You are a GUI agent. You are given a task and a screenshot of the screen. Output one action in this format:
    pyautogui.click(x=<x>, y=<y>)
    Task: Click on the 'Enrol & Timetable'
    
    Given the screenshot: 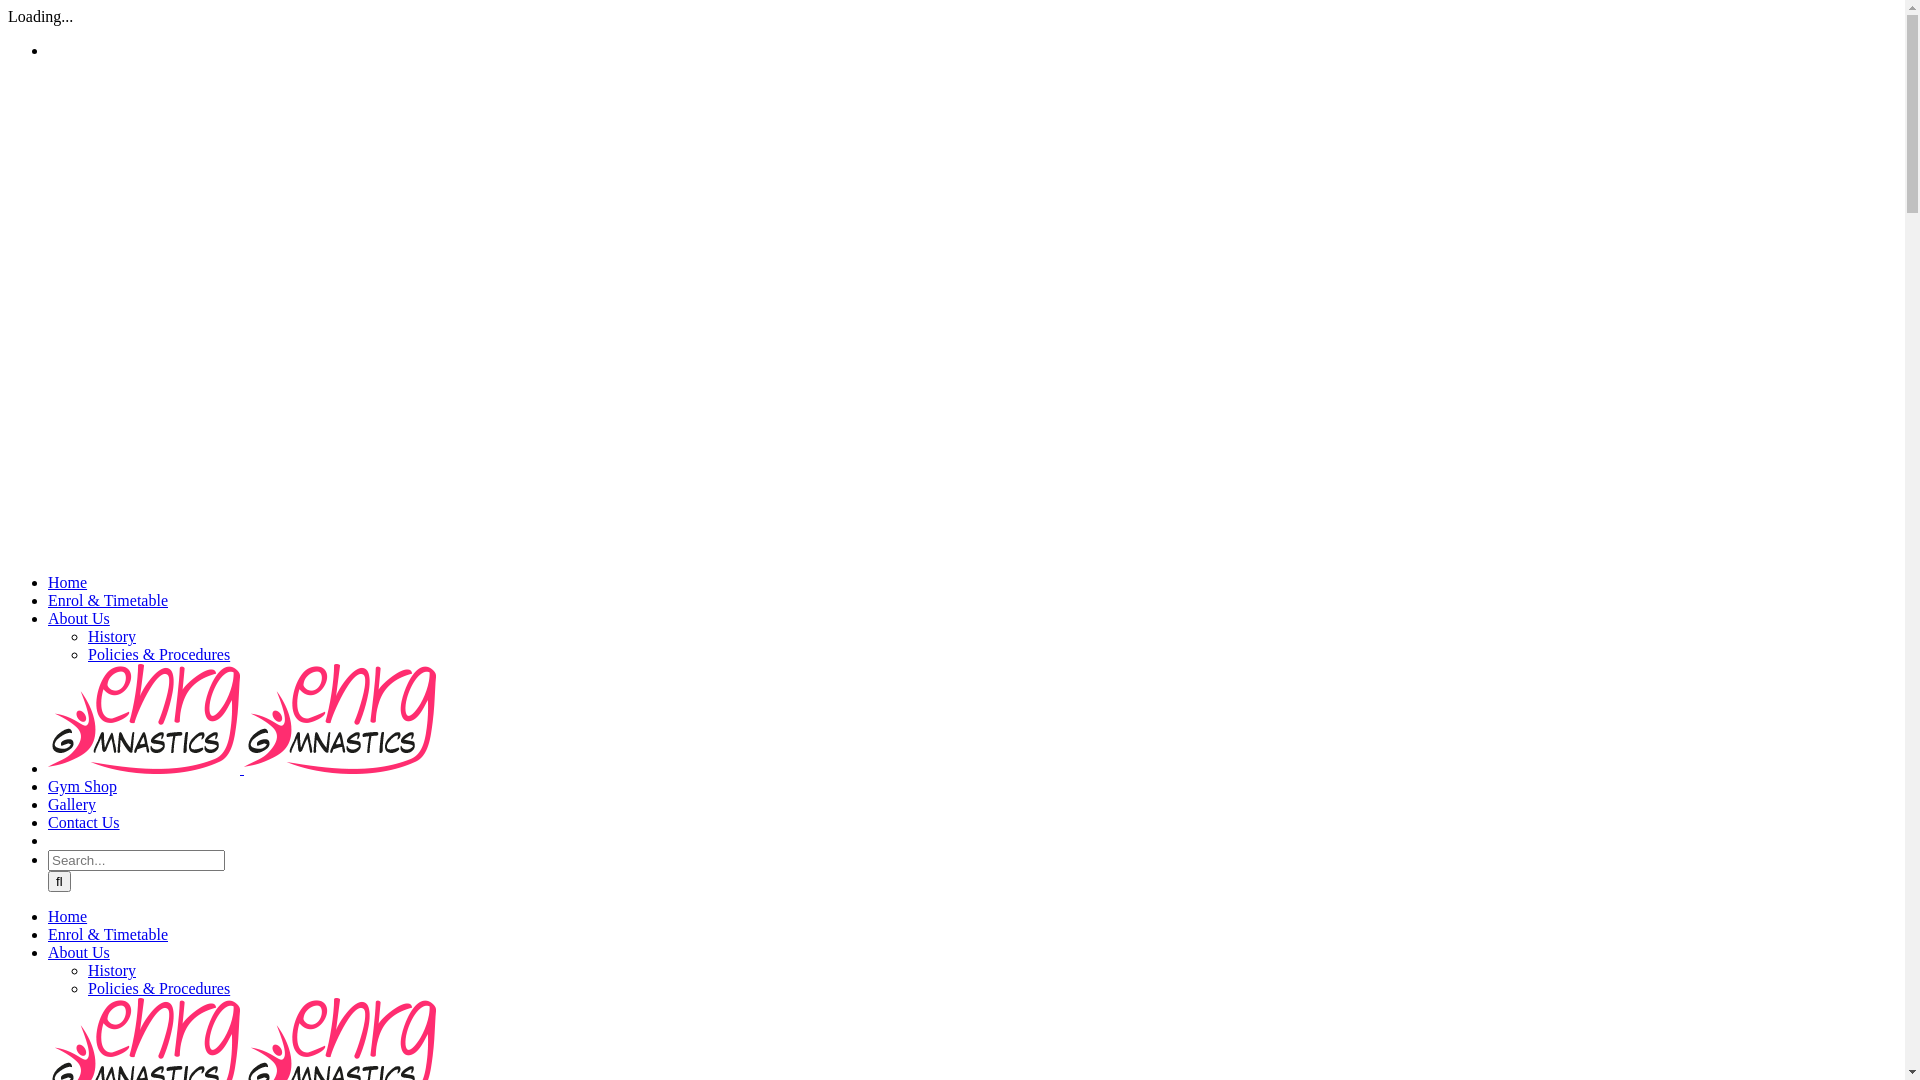 What is the action you would take?
    pyautogui.click(x=106, y=934)
    